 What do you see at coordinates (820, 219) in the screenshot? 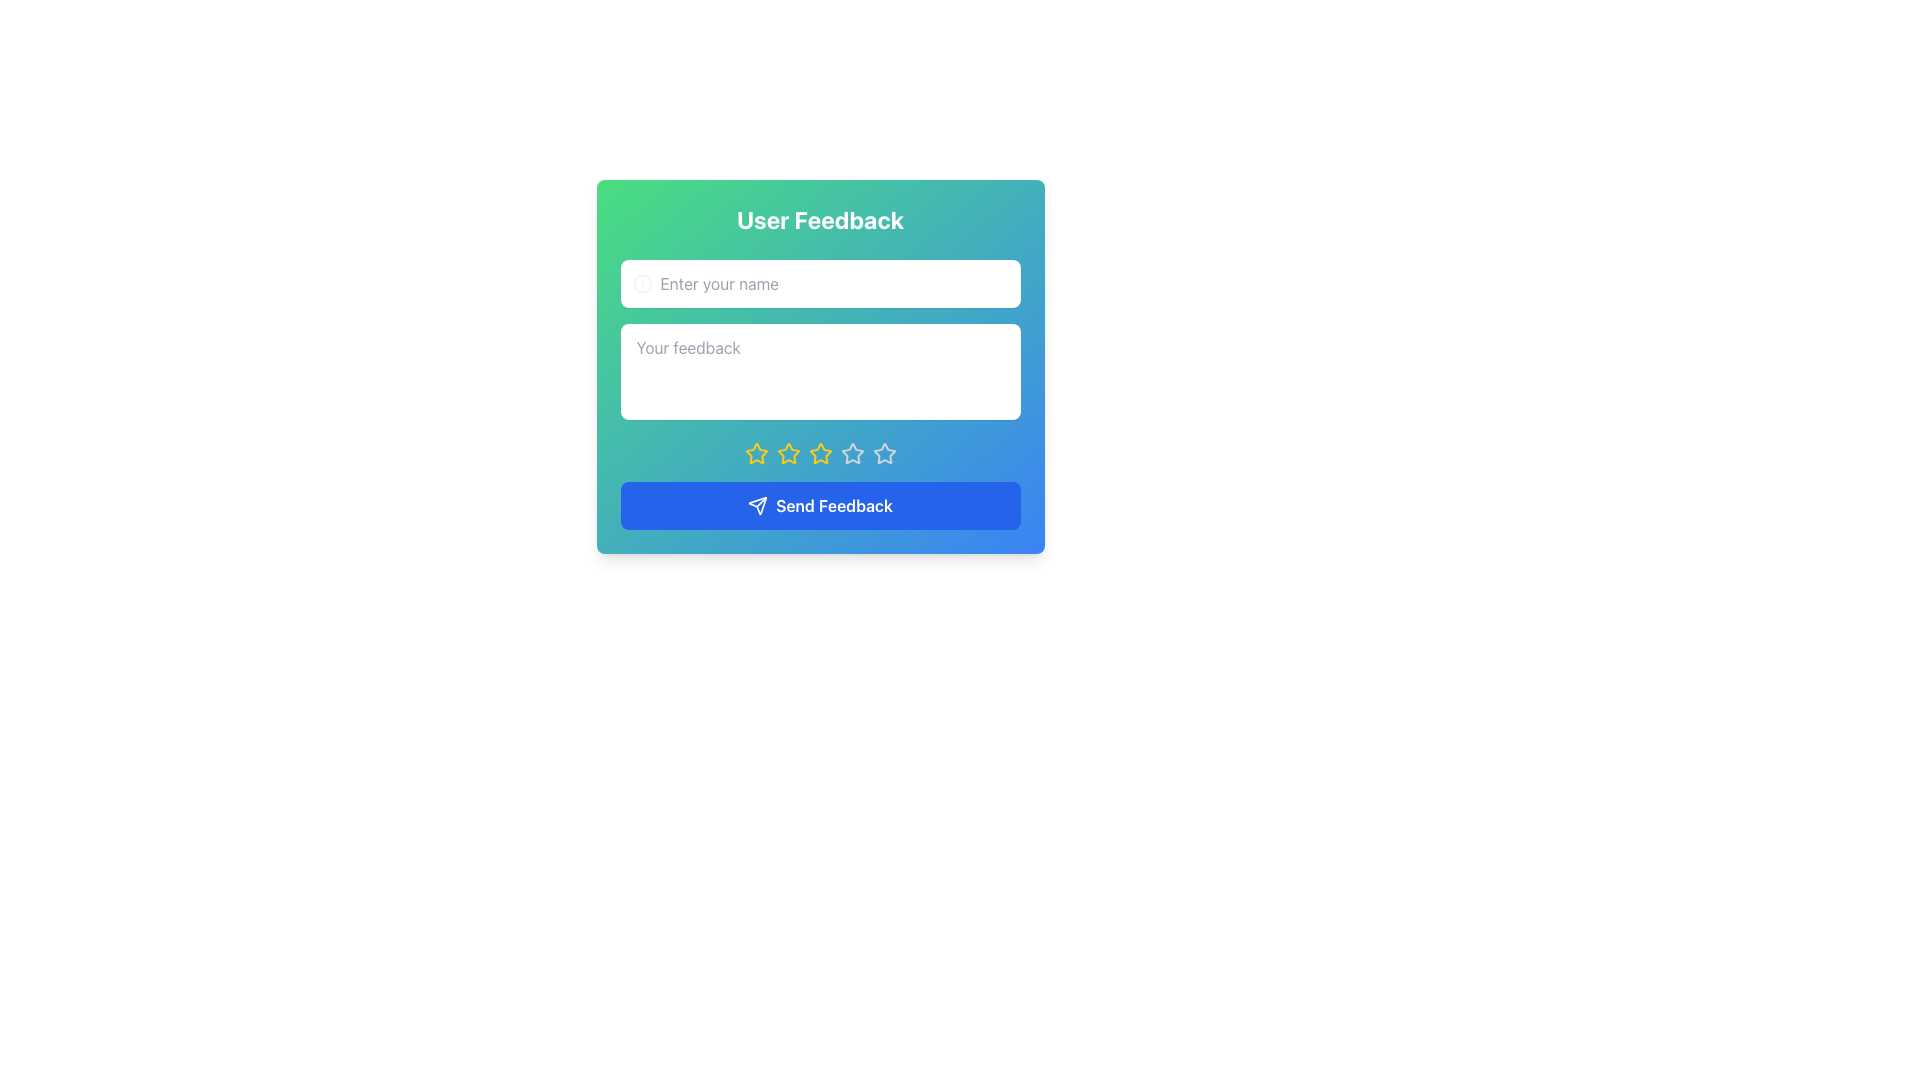
I see `the 'User Feedback' text heading, which is centered at the top of the colorful card, displayed in large, bold, white typography against a gradient background transitioning from green to blue` at bounding box center [820, 219].